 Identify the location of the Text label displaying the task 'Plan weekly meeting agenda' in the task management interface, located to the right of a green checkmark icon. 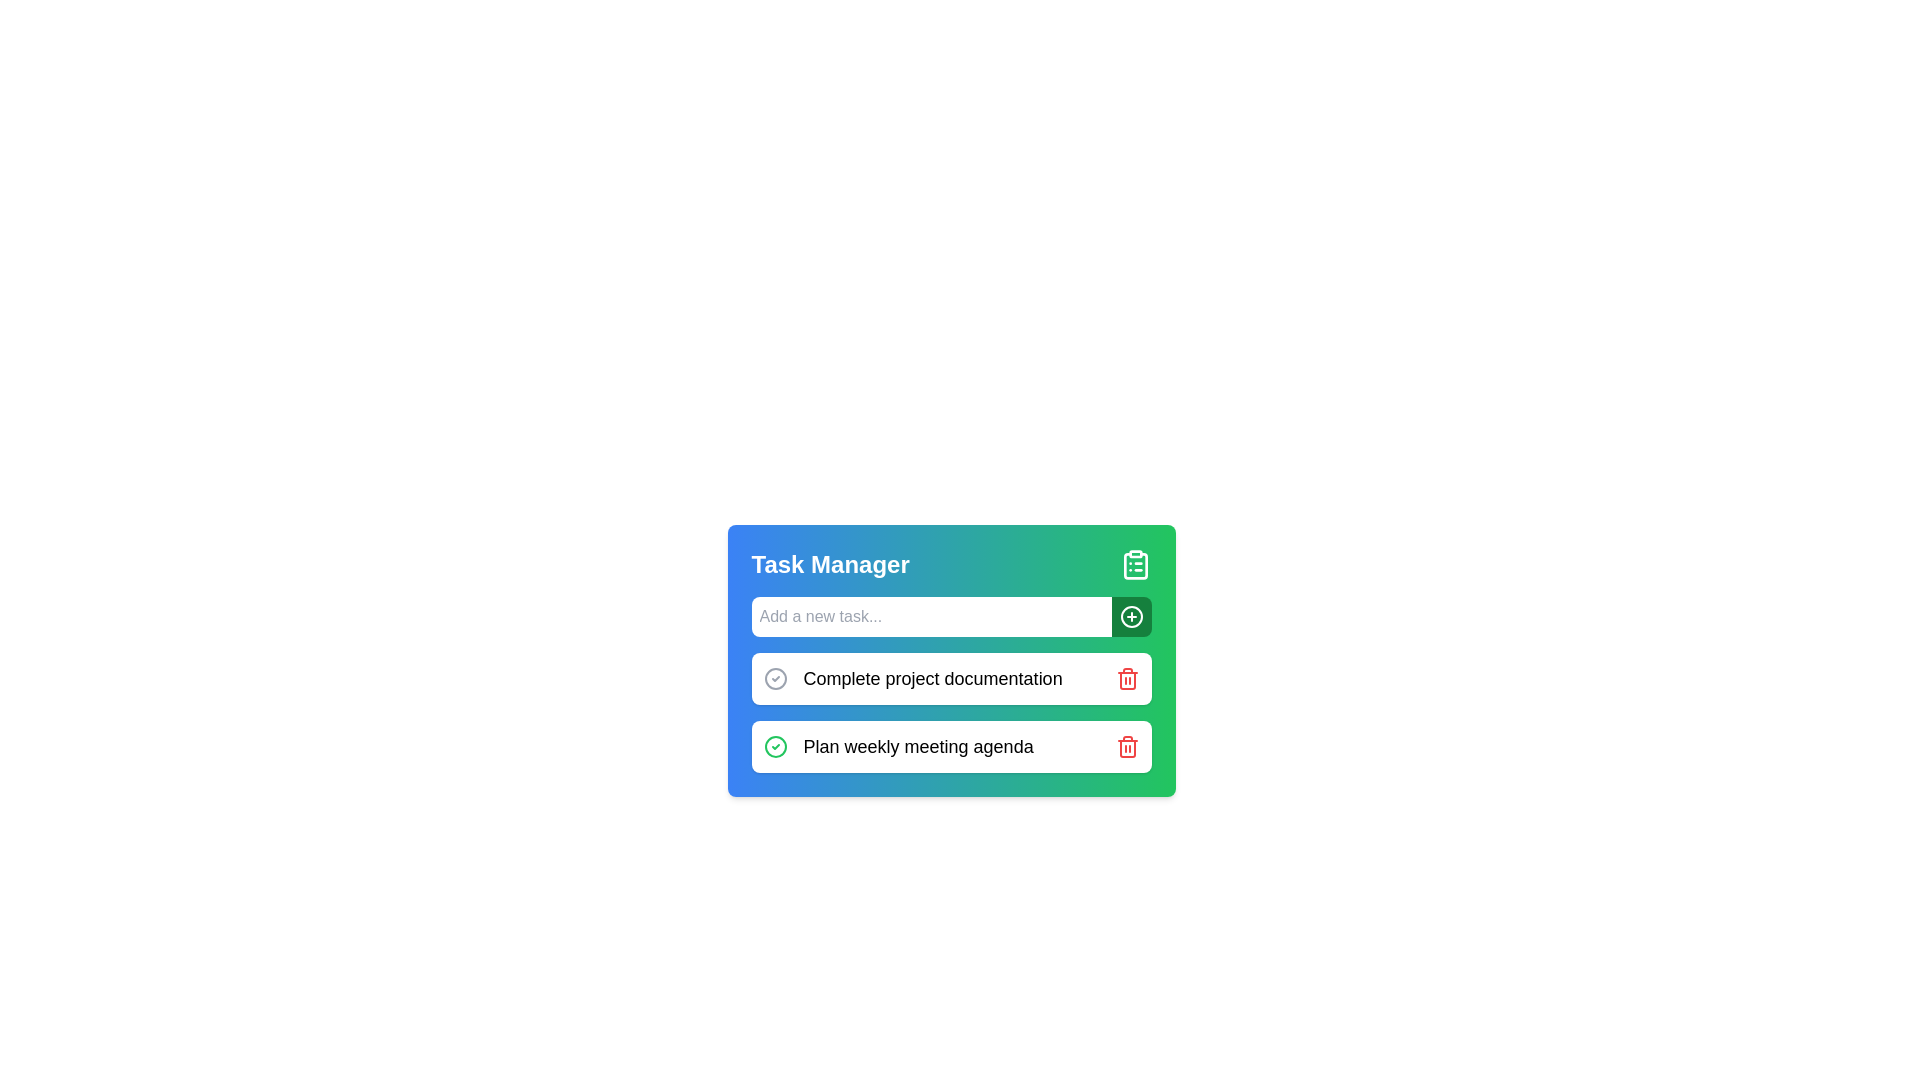
(917, 747).